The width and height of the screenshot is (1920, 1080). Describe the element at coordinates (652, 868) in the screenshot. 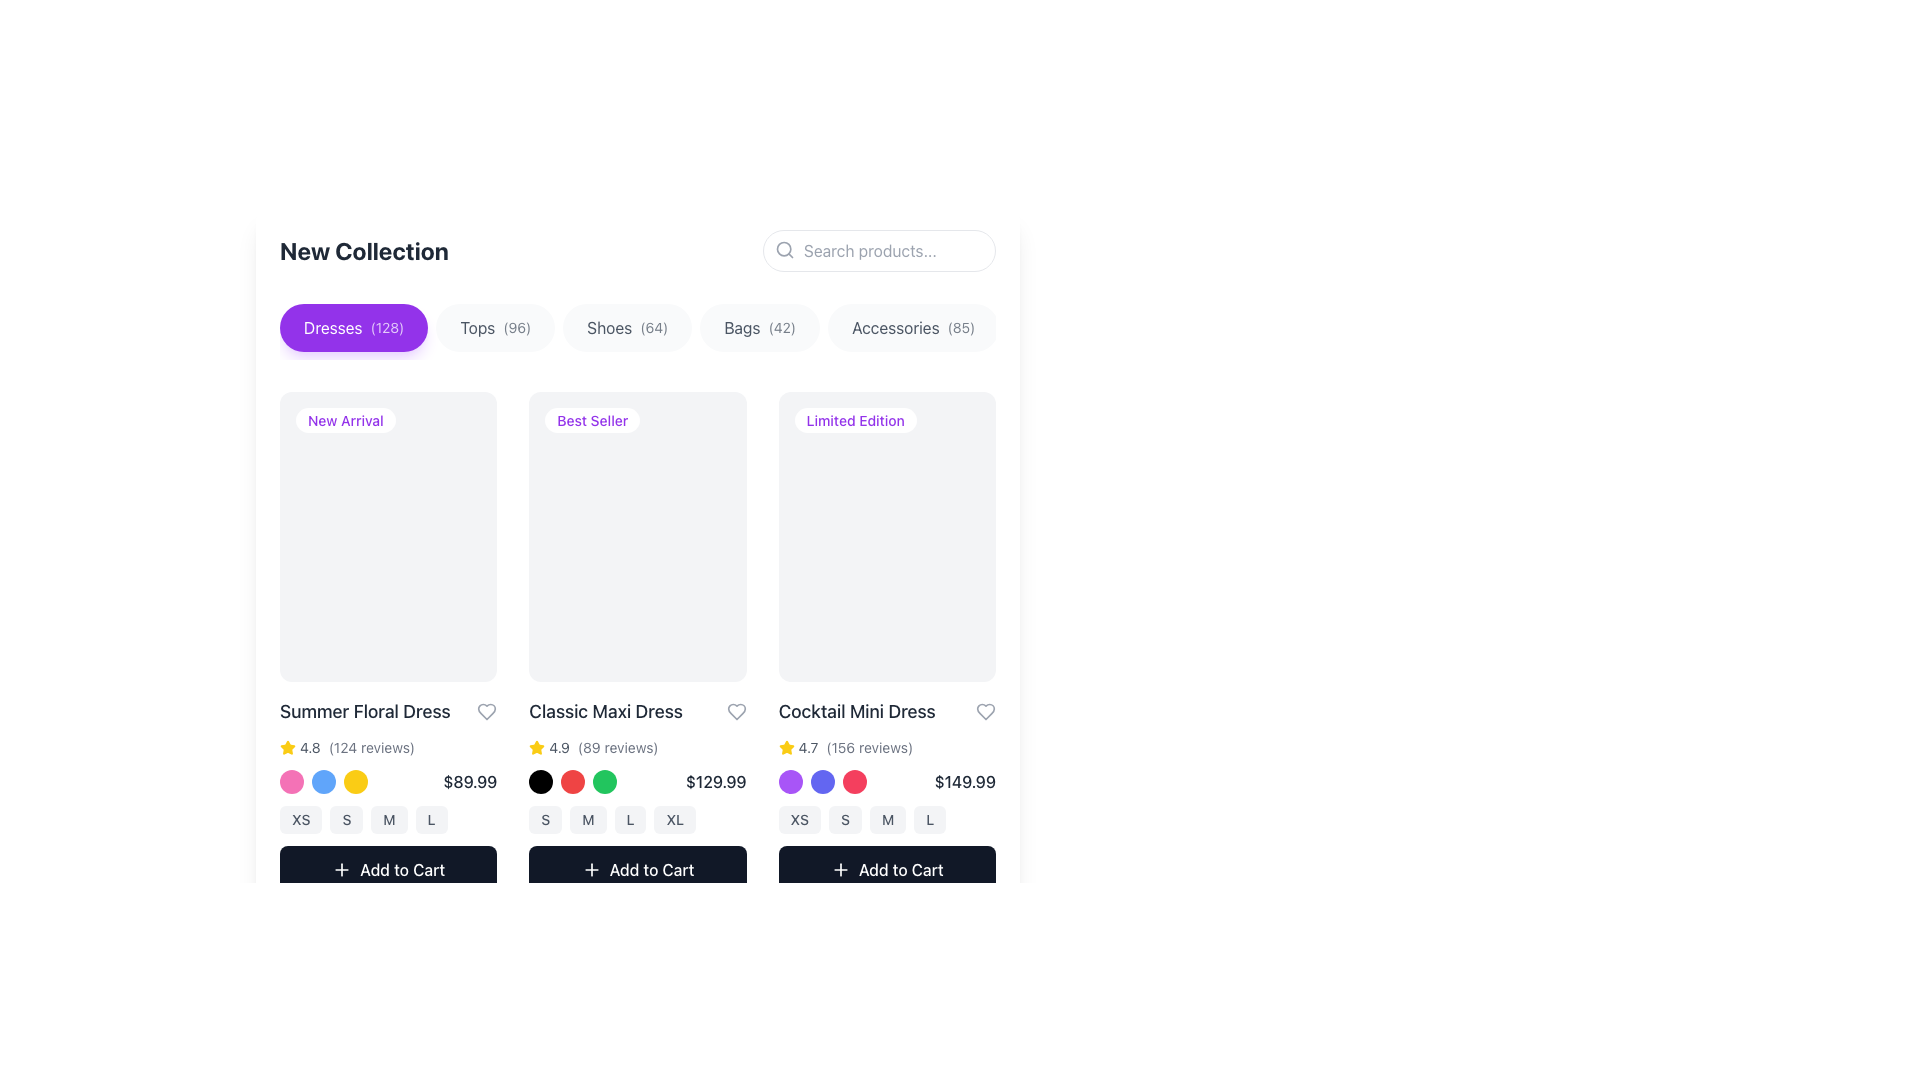

I see `the 'Add to Cart' button, which is styled with a bold font and is located beneath the product details of 'Classic Maxi Dress'` at that location.